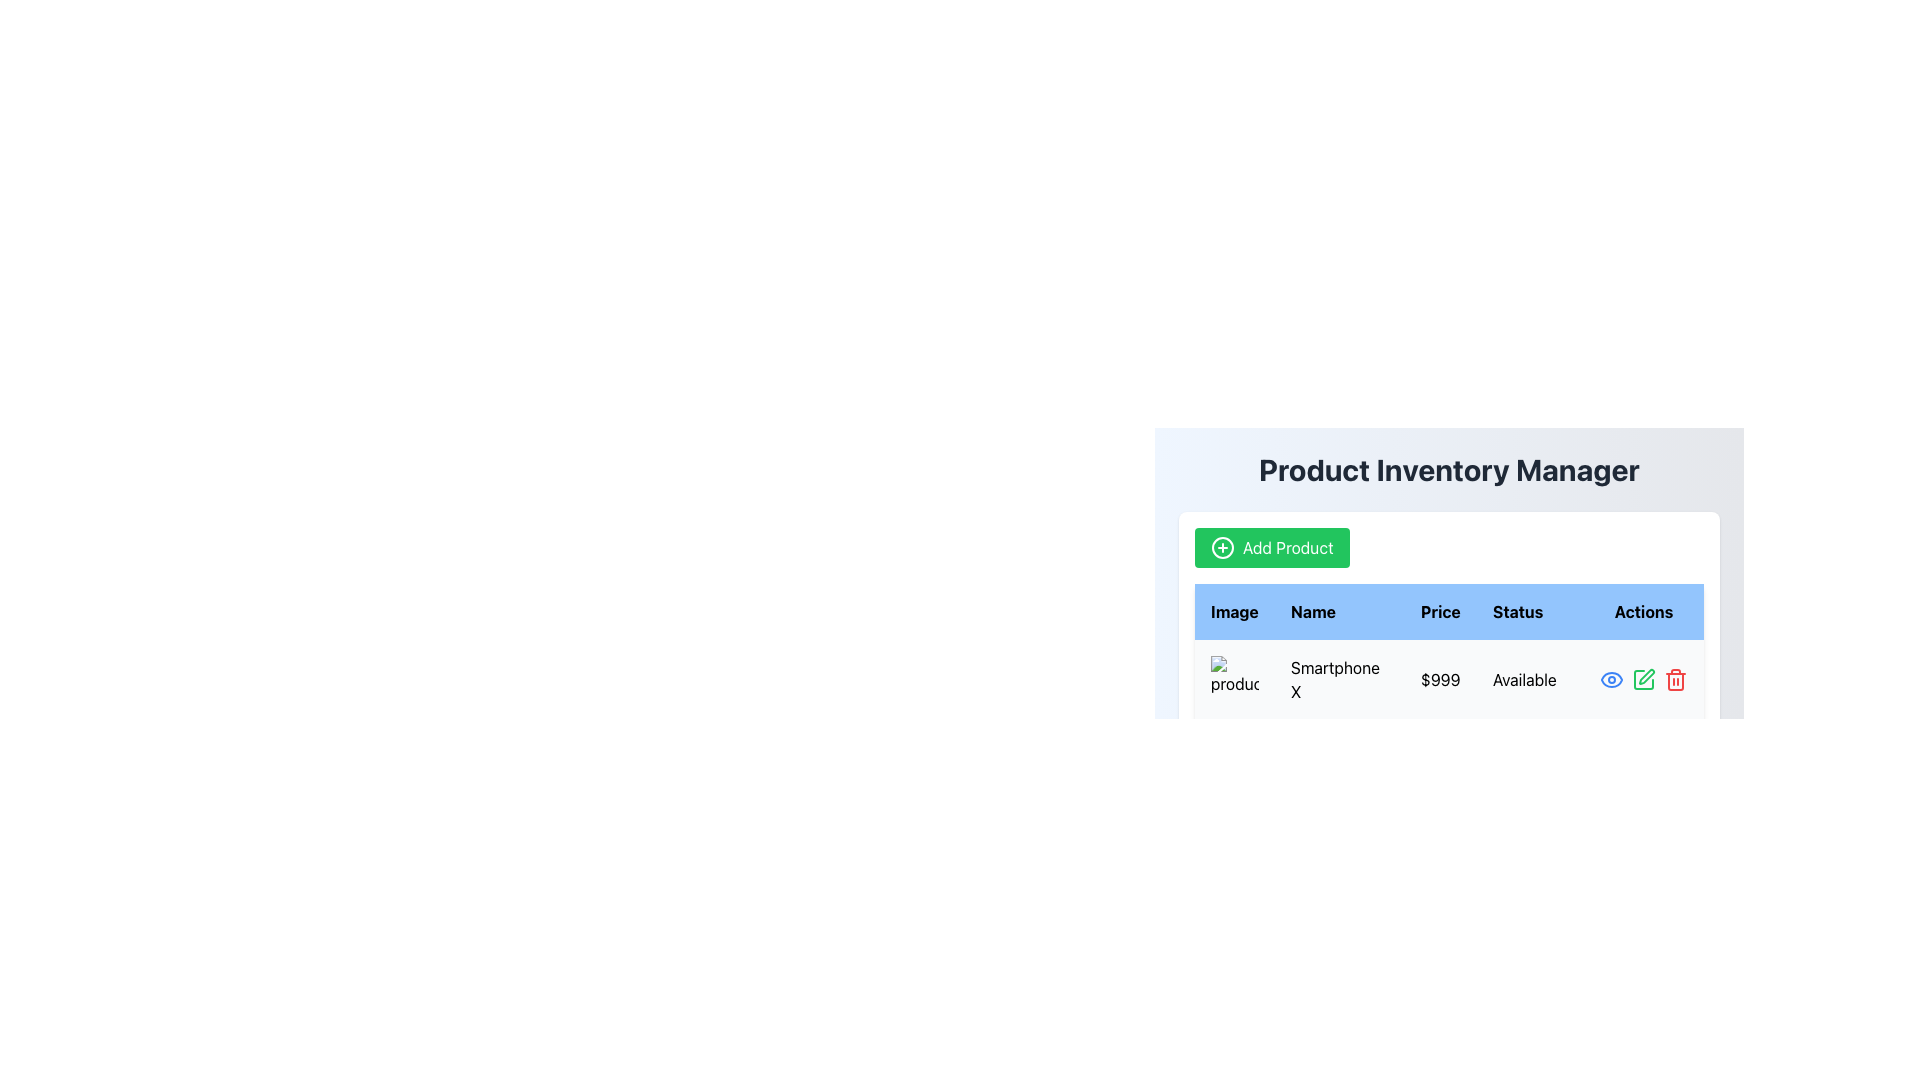 The height and width of the screenshot is (1080, 1920). I want to click on the 'Actions' label, which is bold and centered in a blue rectangular area, located at the rightmost column of the table header, so click(1643, 611).